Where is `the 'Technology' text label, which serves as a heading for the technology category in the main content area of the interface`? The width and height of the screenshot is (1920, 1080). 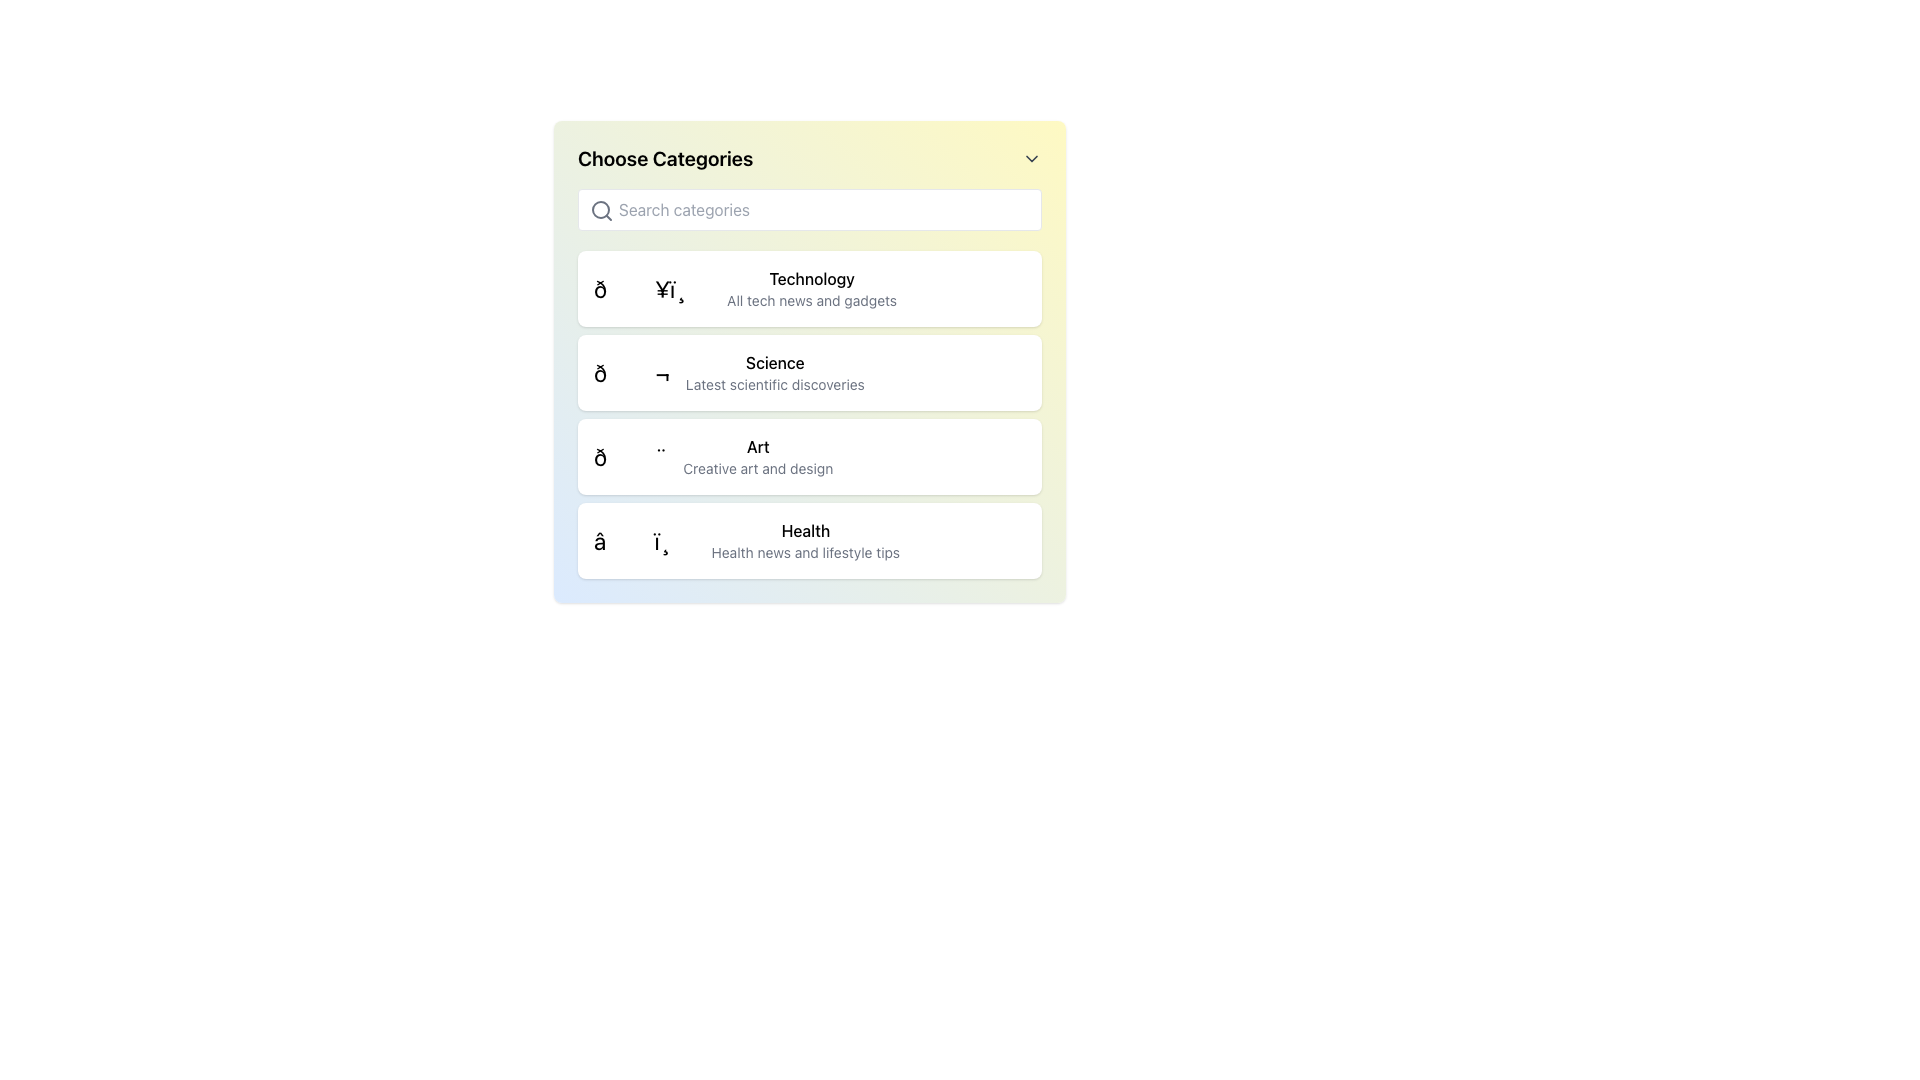 the 'Technology' text label, which serves as a heading for the technology category in the main content area of the interface is located at coordinates (812, 278).